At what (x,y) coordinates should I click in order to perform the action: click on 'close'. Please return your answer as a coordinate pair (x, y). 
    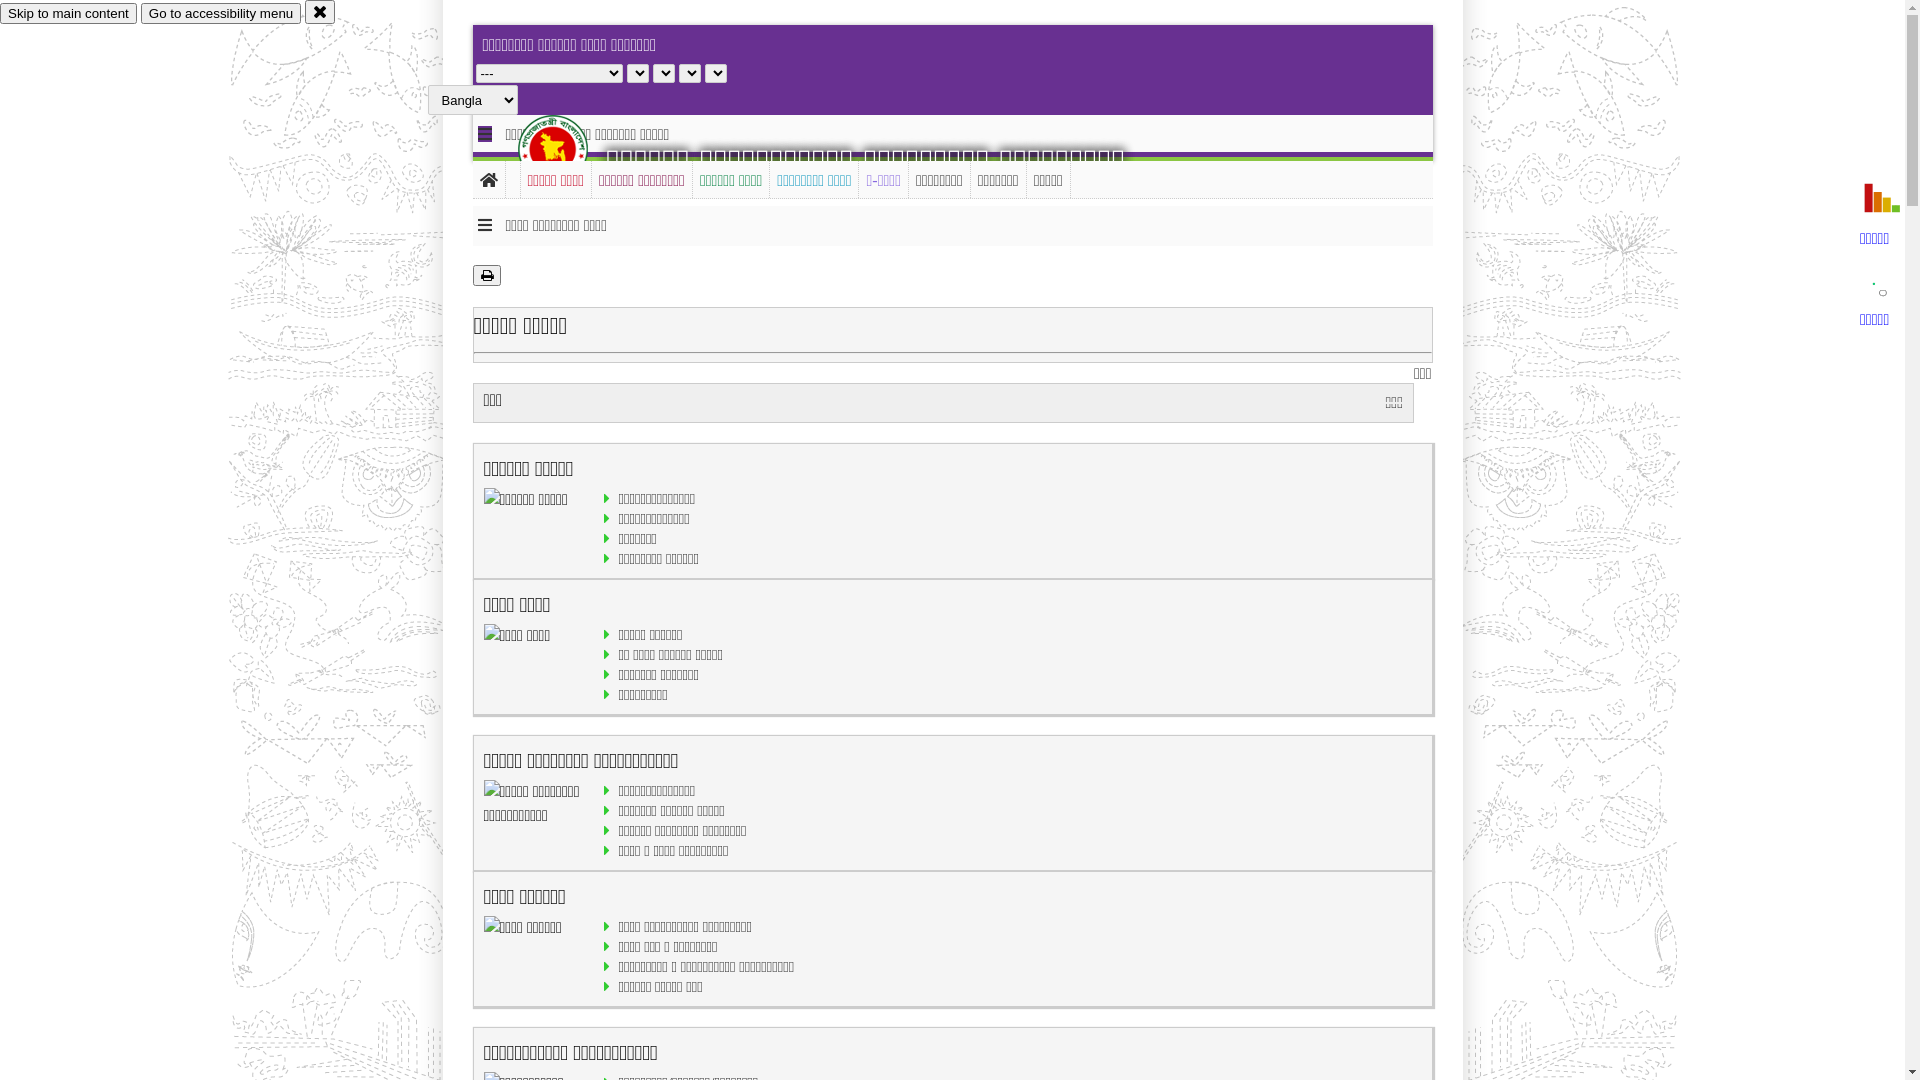
    Looking at the image, I should click on (320, 11).